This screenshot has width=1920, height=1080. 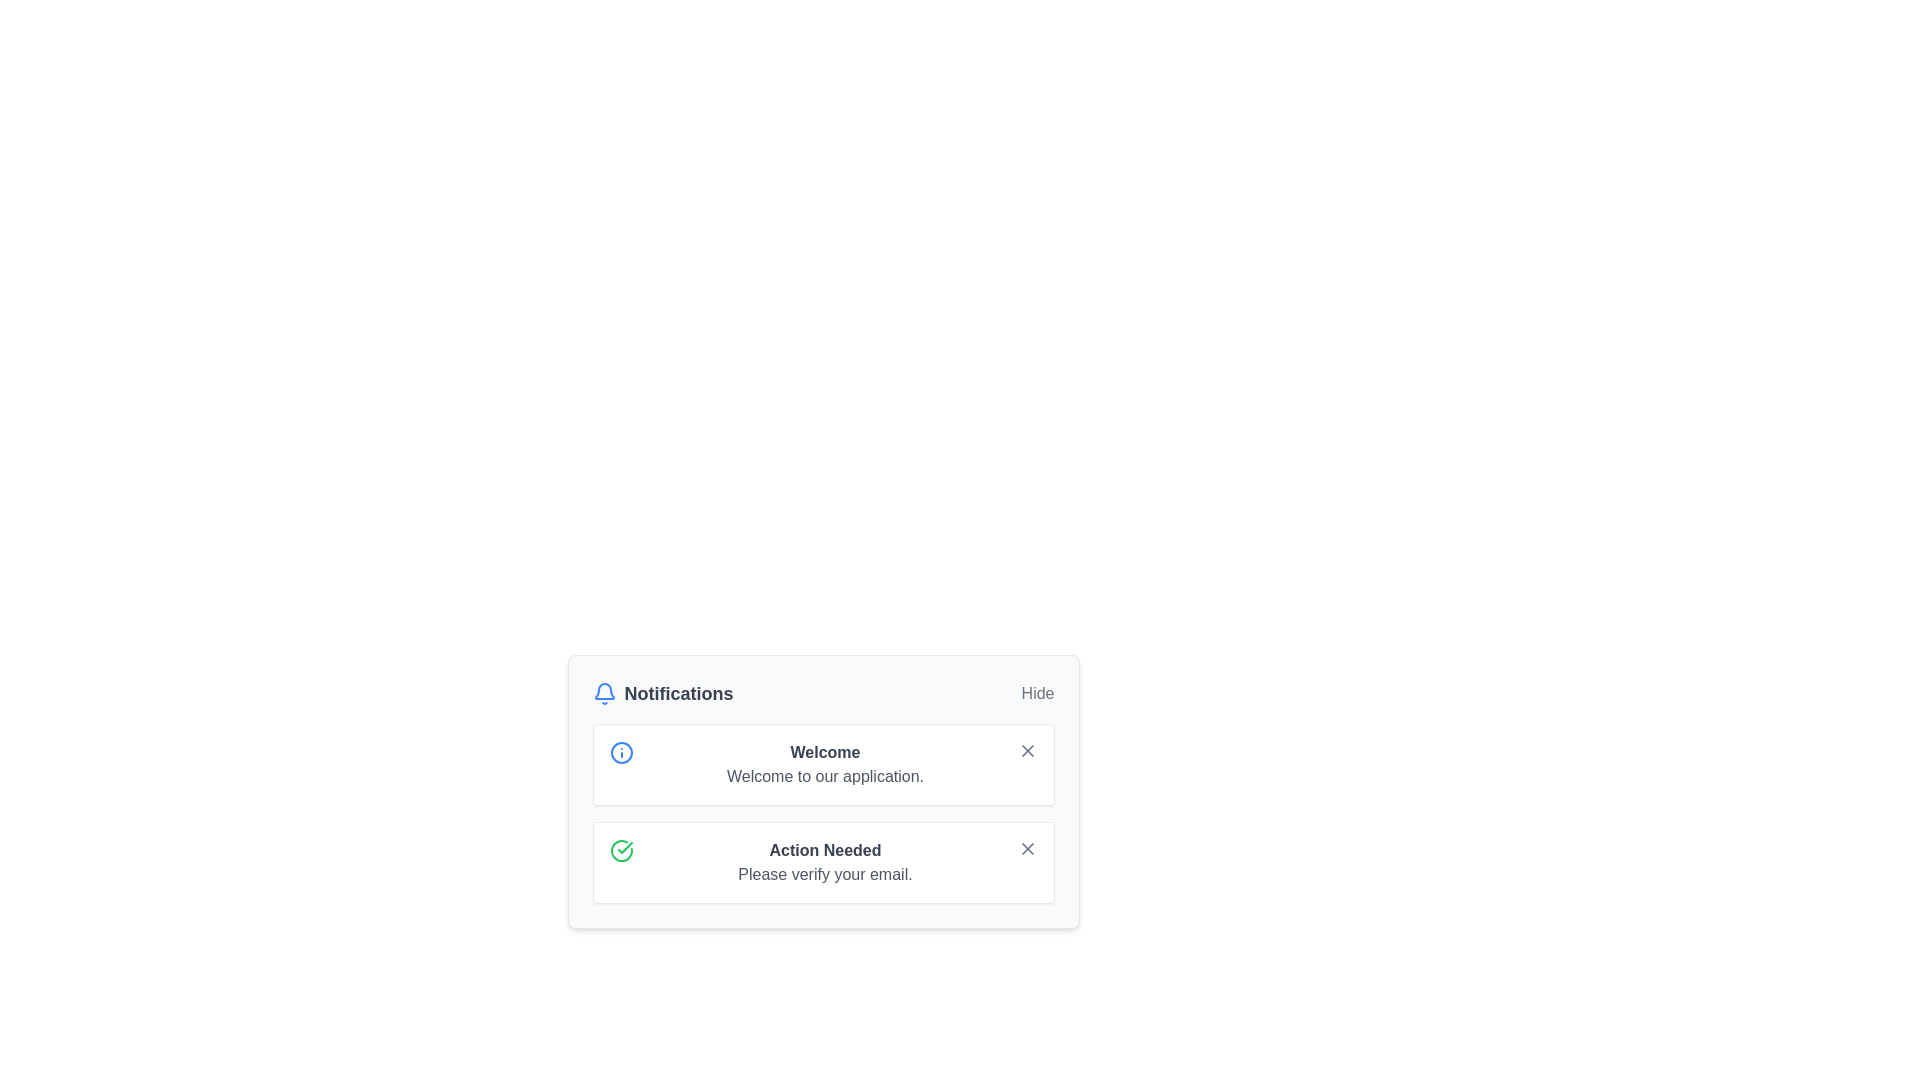 I want to click on the circular blue information icon located on the left side of the notification tile, aligned with the bolded 'Welcome' text, so click(x=620, y=752).